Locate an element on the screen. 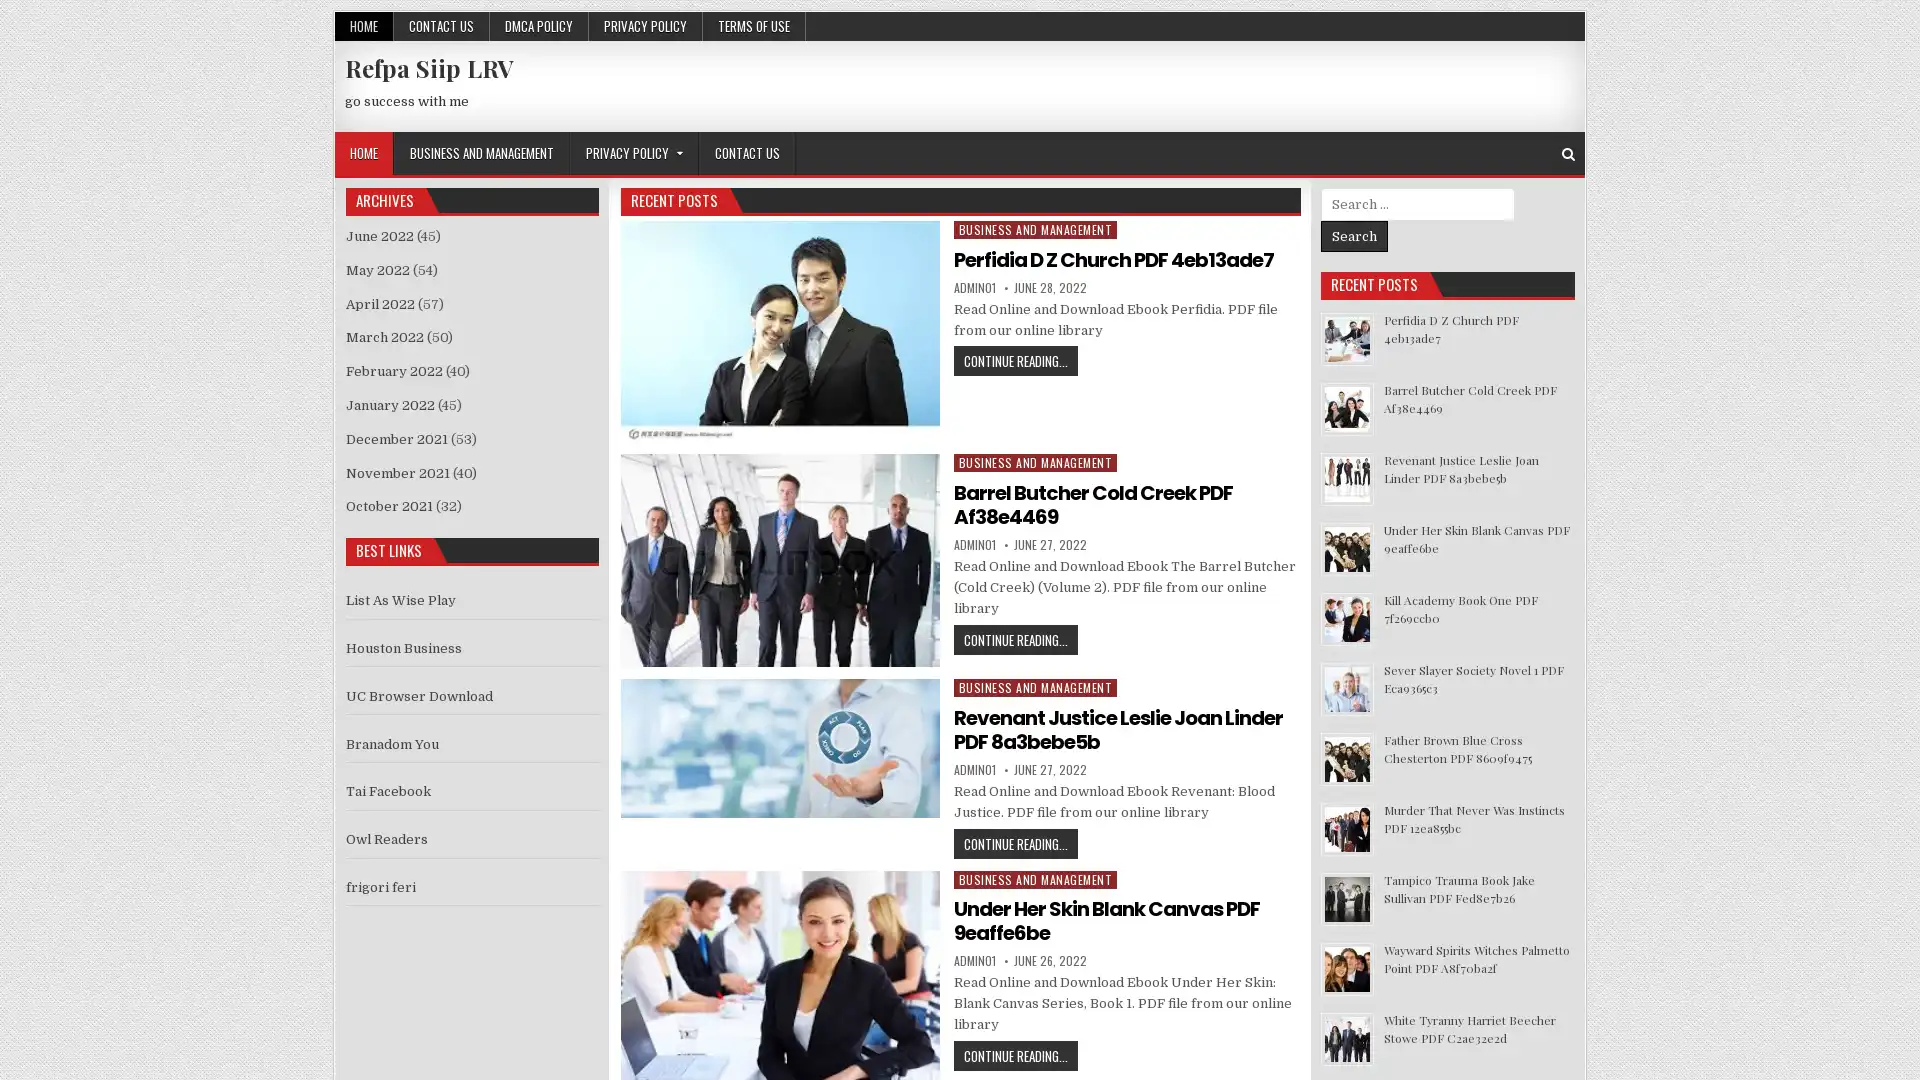 The width and height of the screenshot is (1920, 1080). Search is located at coordinates (1354, 235).